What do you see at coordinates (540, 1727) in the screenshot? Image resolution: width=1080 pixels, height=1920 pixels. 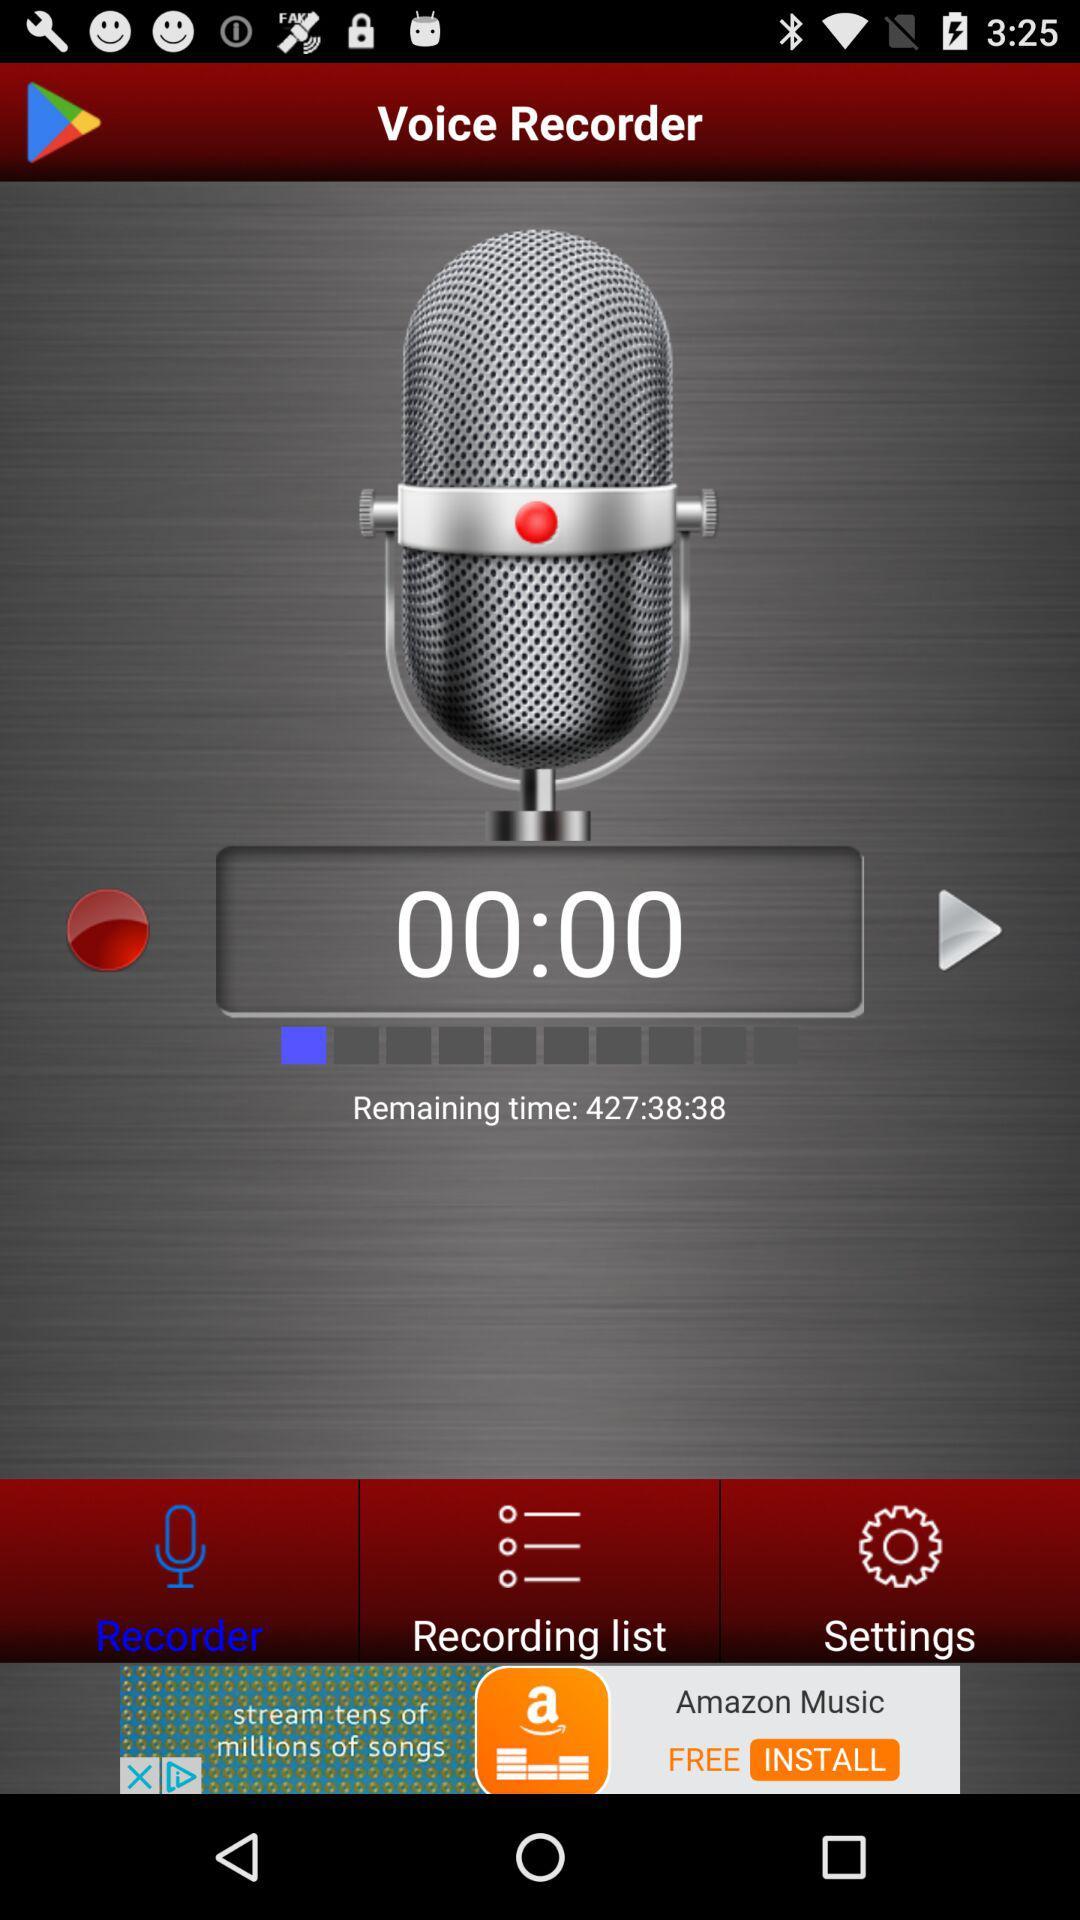 I see `amazon music` at bounding box center [540, 1727].